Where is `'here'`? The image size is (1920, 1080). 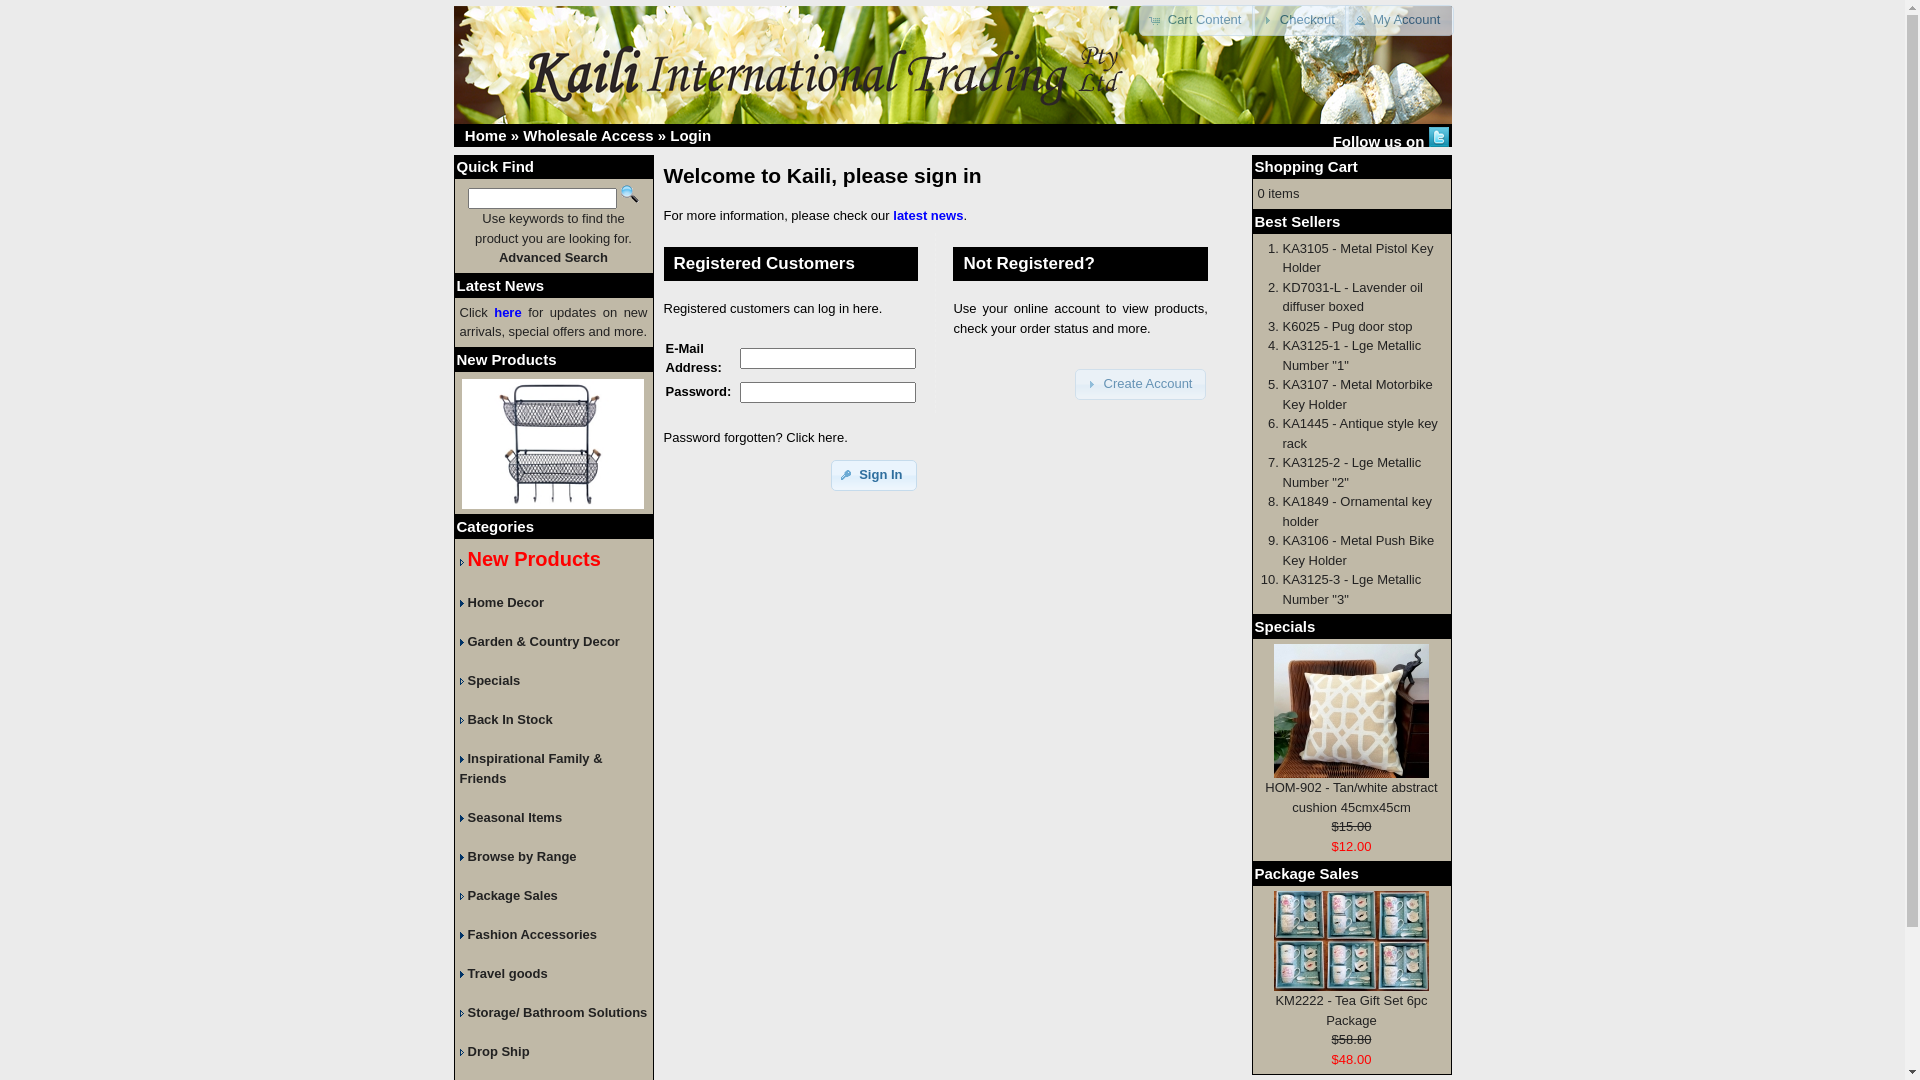 'here' is located at coordinates (507, 311).